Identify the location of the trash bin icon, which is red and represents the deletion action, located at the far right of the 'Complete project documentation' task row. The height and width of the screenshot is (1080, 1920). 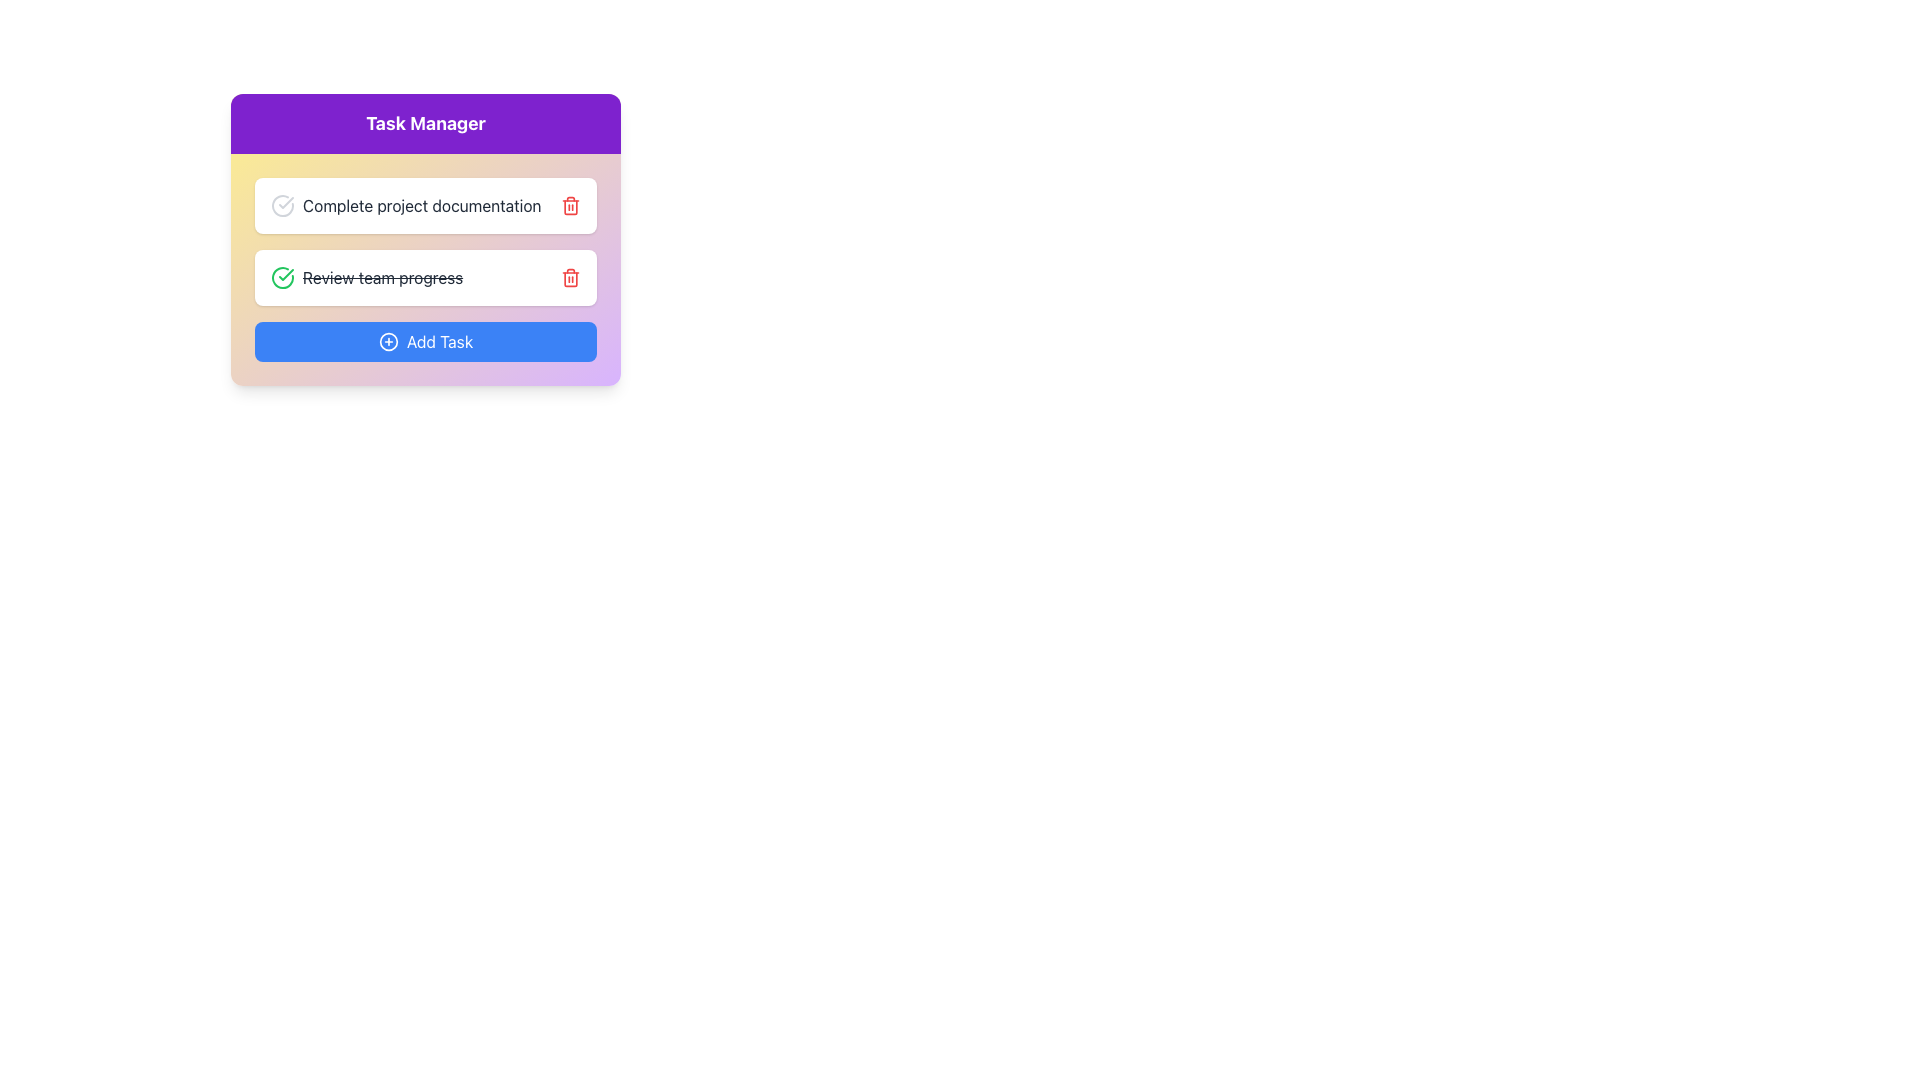
(570, 205).